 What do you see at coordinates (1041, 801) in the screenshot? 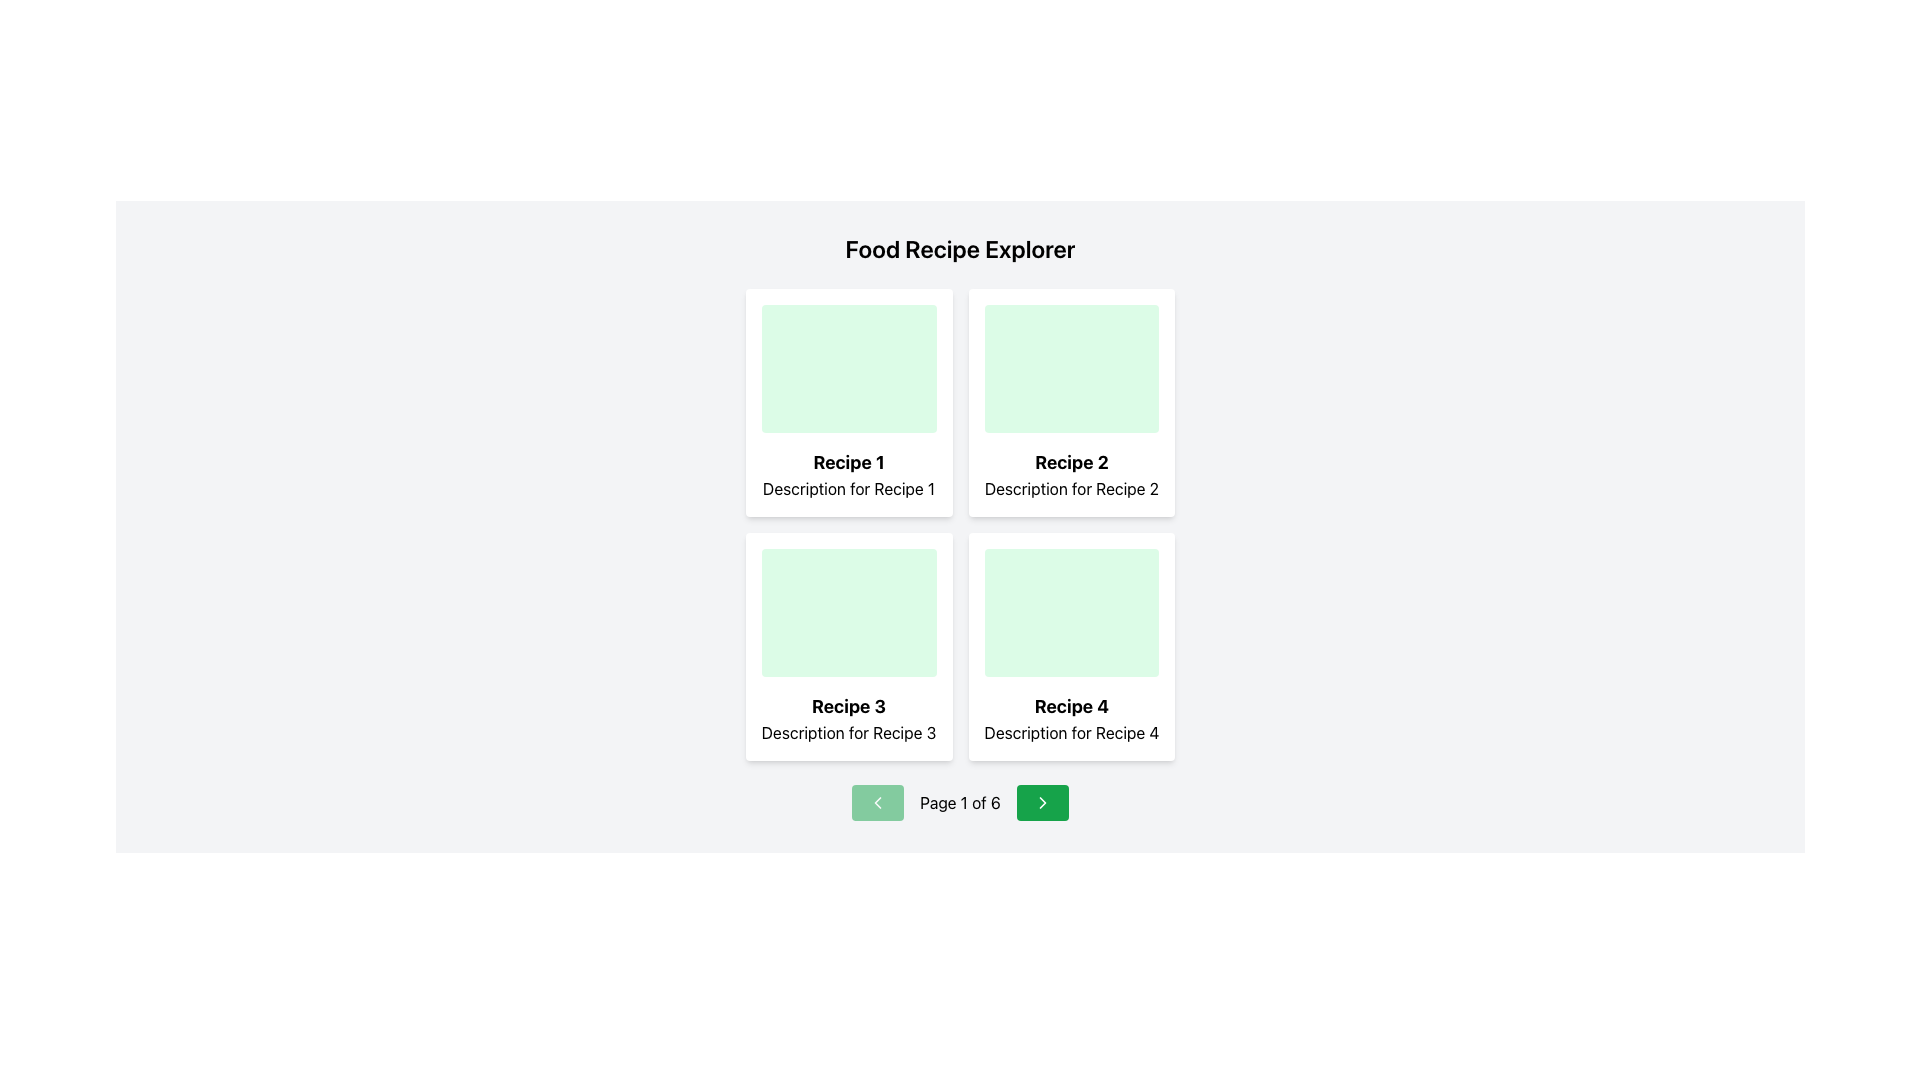
I see `the right-pointing chevron icon located within the green button in the navigation section at the bottom of the interface, to the right of the page number indicator, for keyboard navigation` at bounding box center [1041, 801].